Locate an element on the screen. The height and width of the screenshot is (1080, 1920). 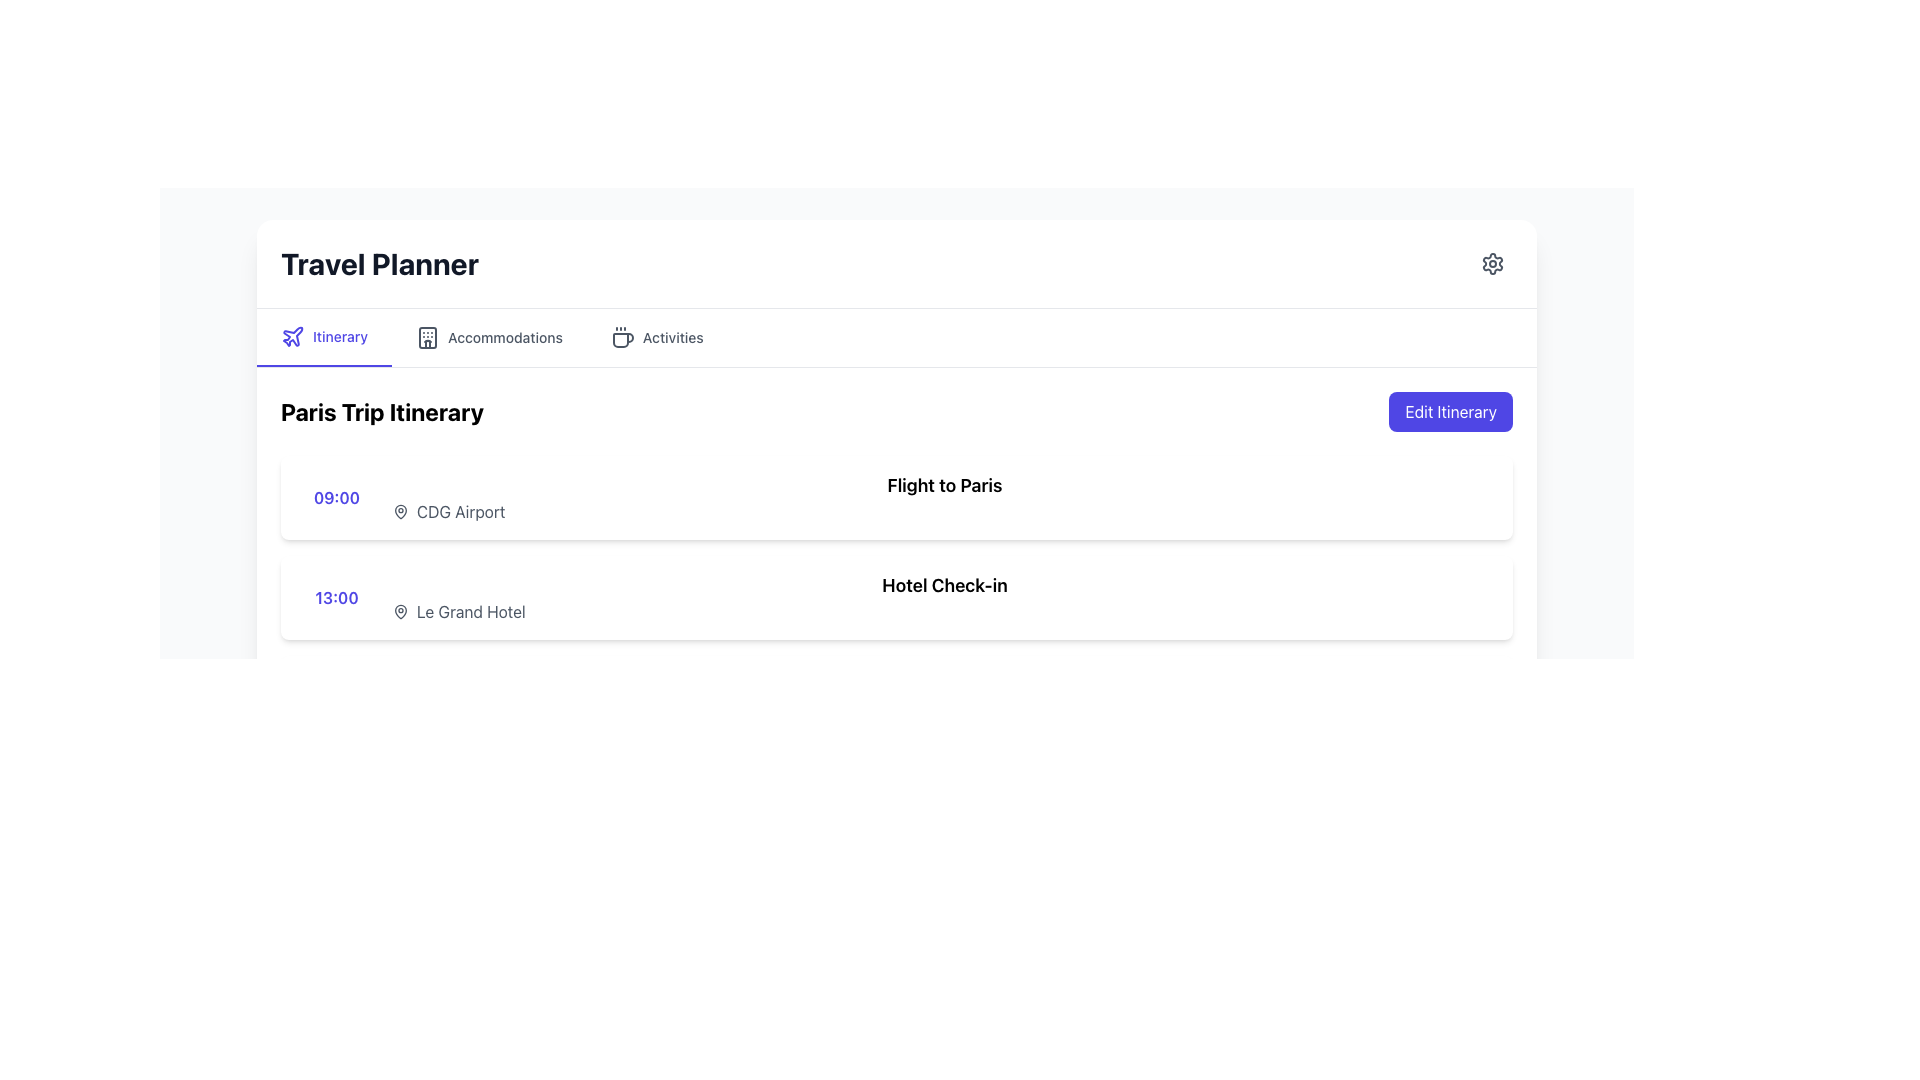
the circular settings icon (gear-like shape) located is located at coordinates (1492, 262).